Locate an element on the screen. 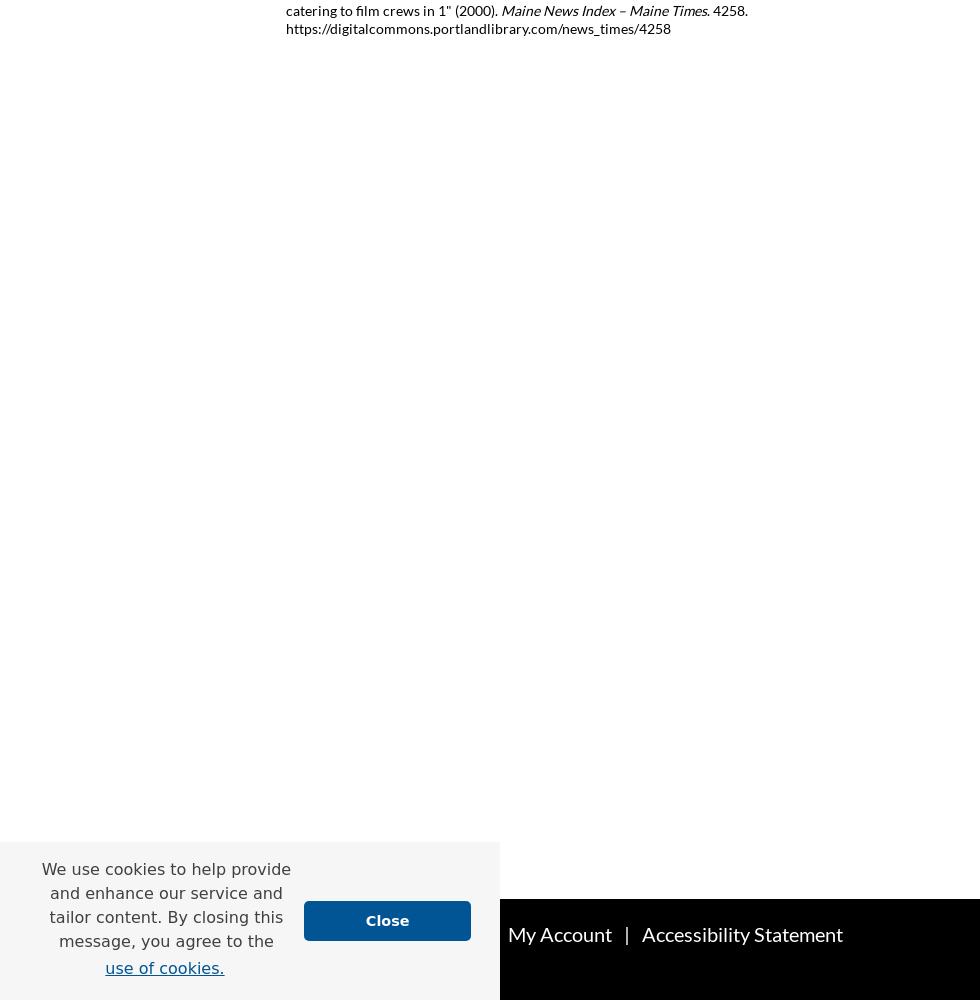  'Copyright' is located at coordinates (343, 974).